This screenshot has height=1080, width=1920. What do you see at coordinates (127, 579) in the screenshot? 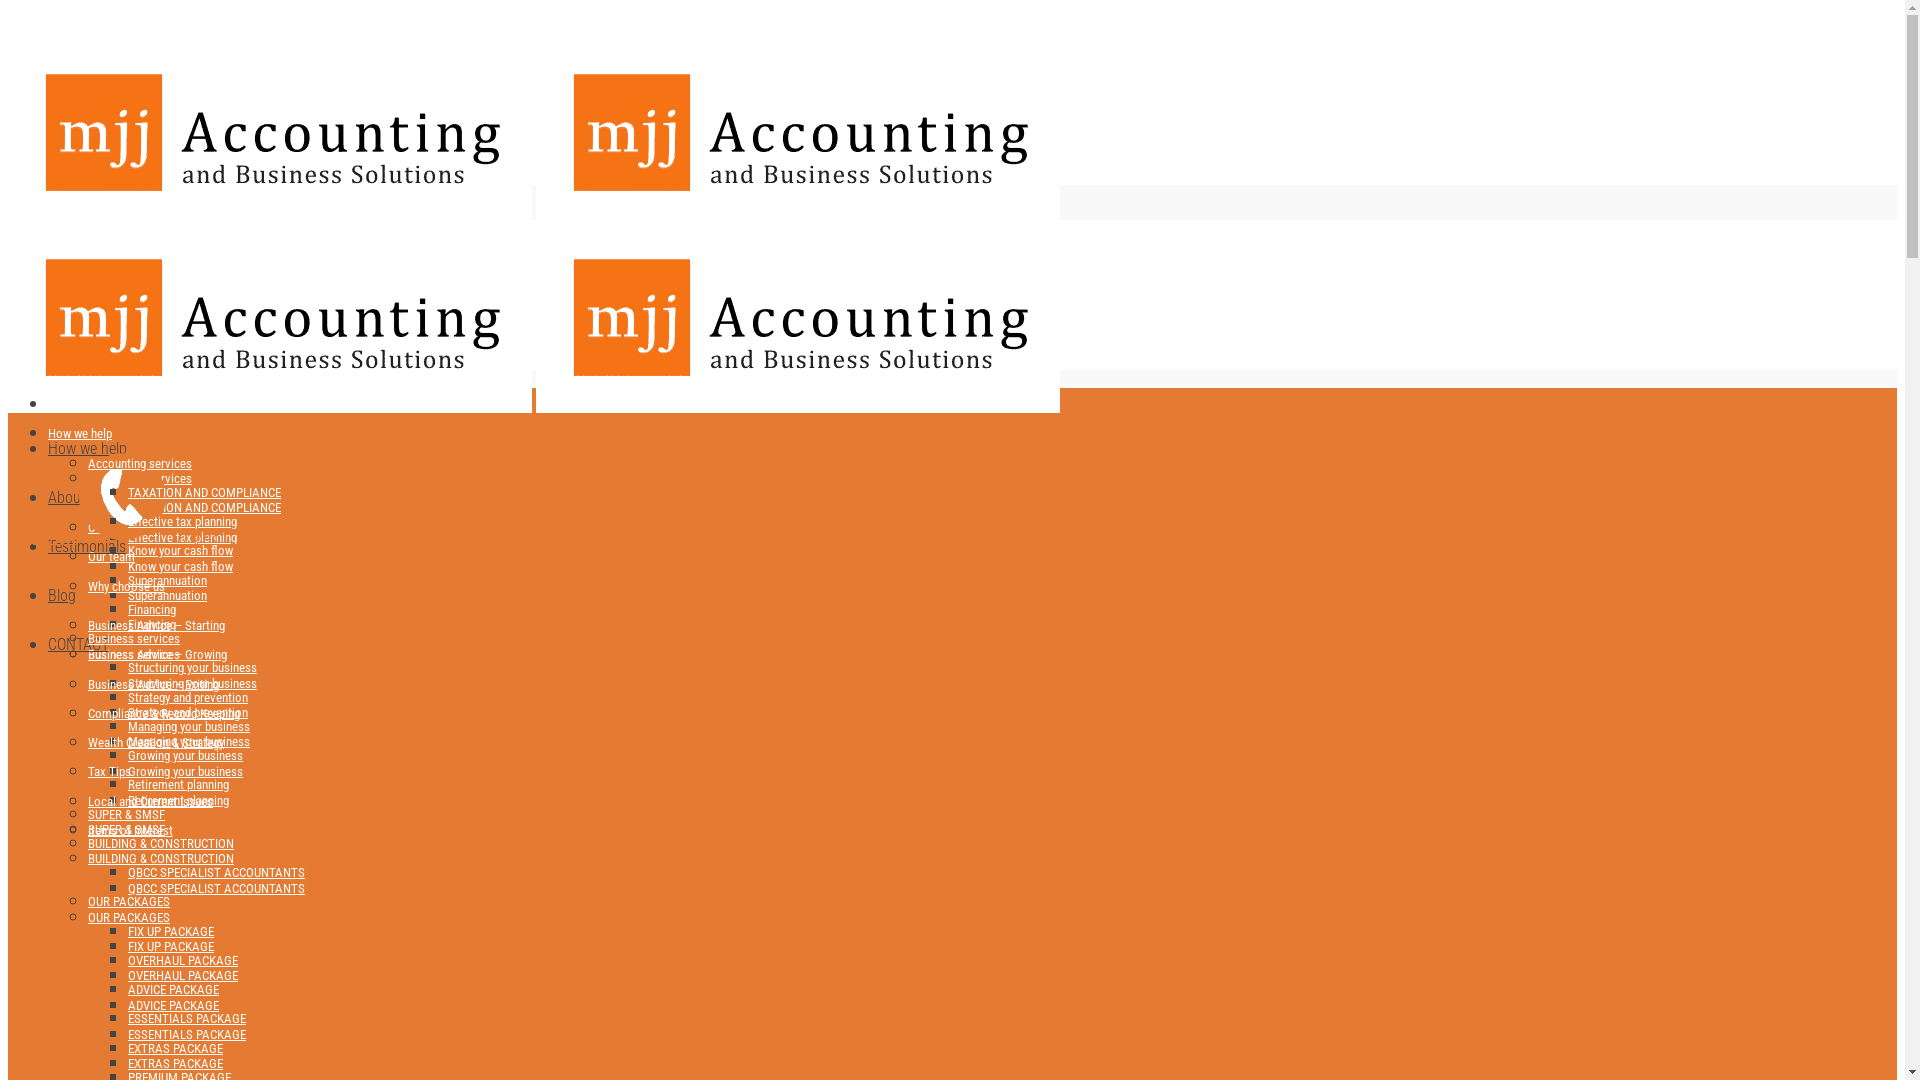
I see `'Superannuation'` at bounding box center [127, 579].